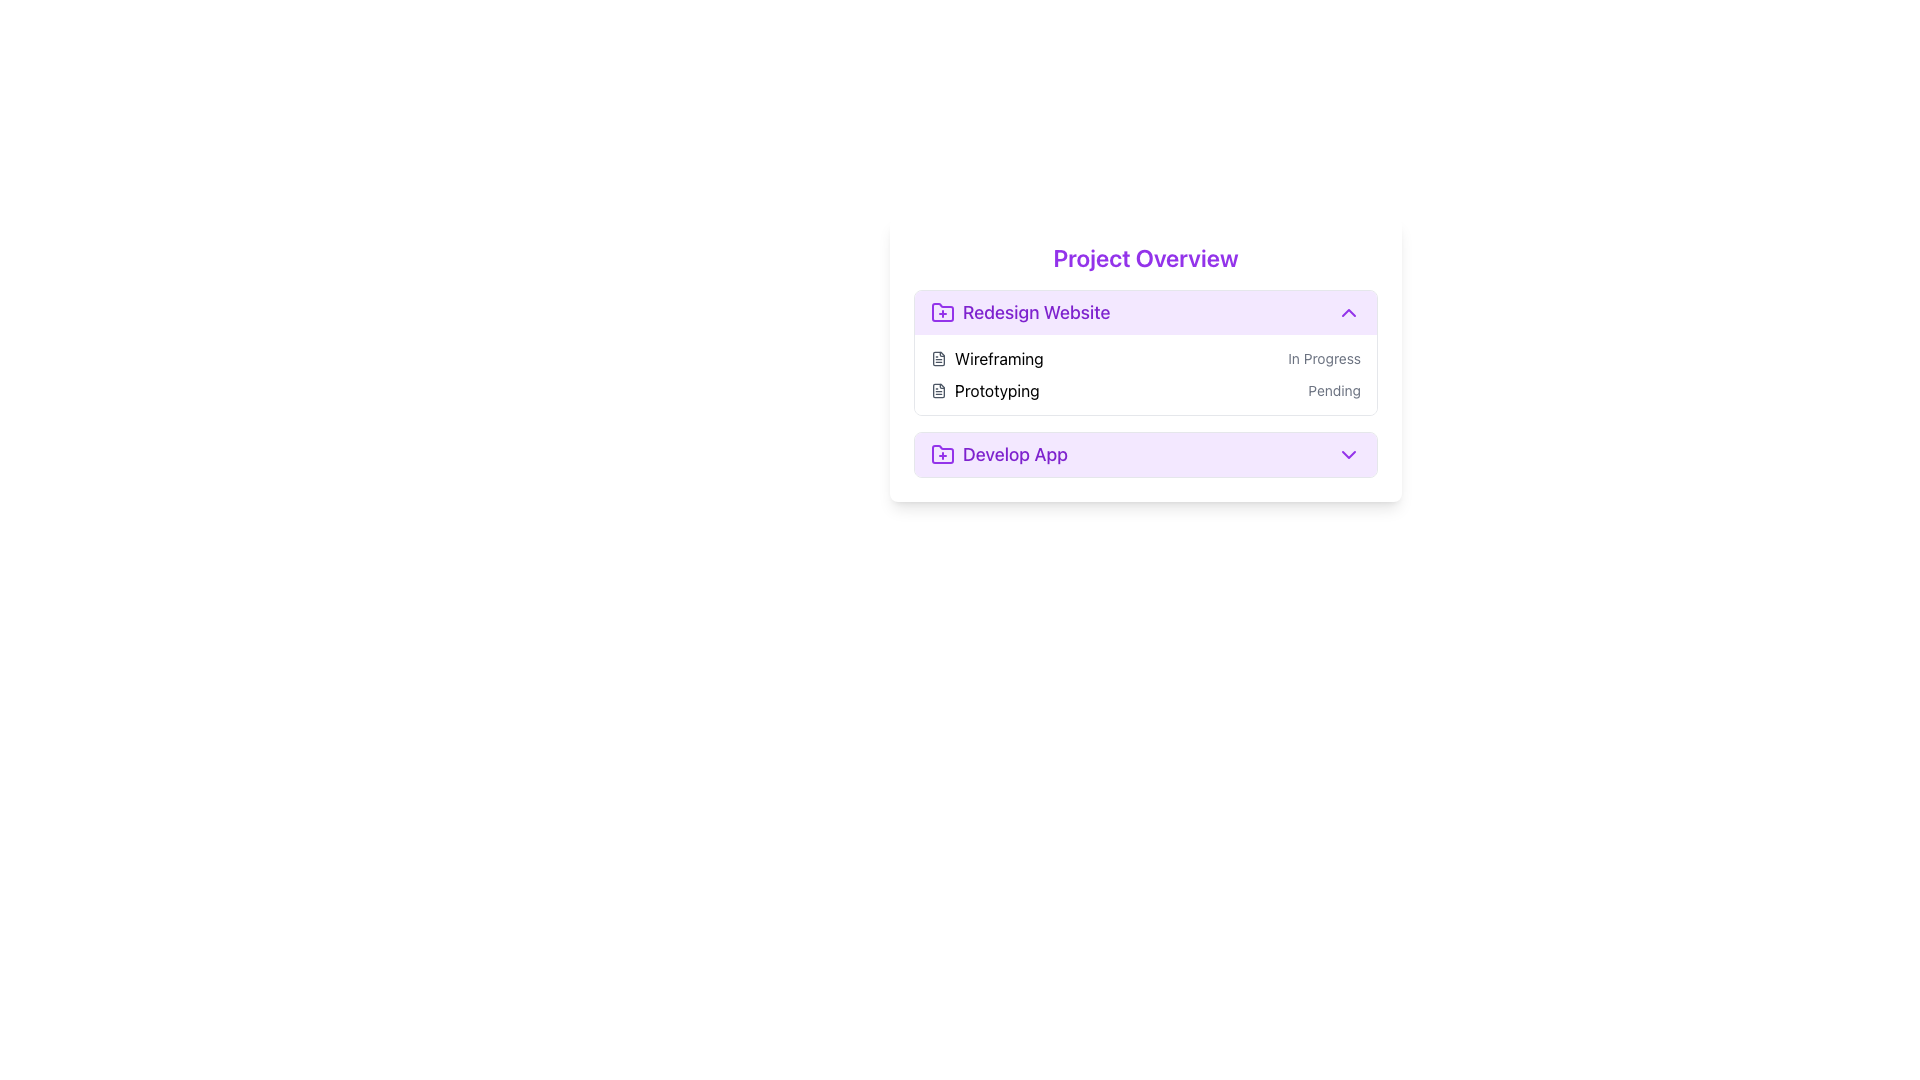  Describe the element at coordinates (1015, 455) in the screenshot. I see `the text label element displaying 'Develop App', which is styled with a medium, bold purple font and located within the 'Project Overview' card` at that location.